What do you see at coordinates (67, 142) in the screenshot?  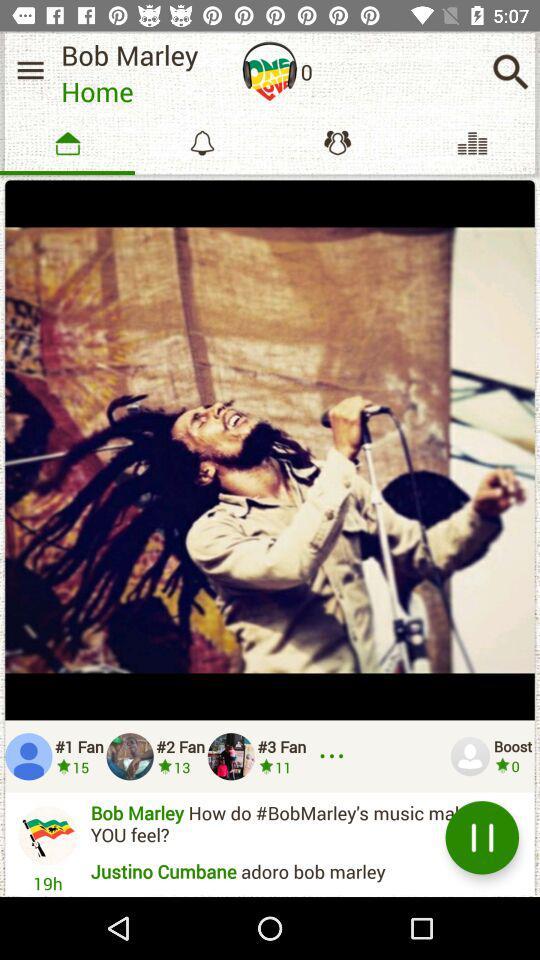 I see `the home icon below home` at bounding box center [67, 142].